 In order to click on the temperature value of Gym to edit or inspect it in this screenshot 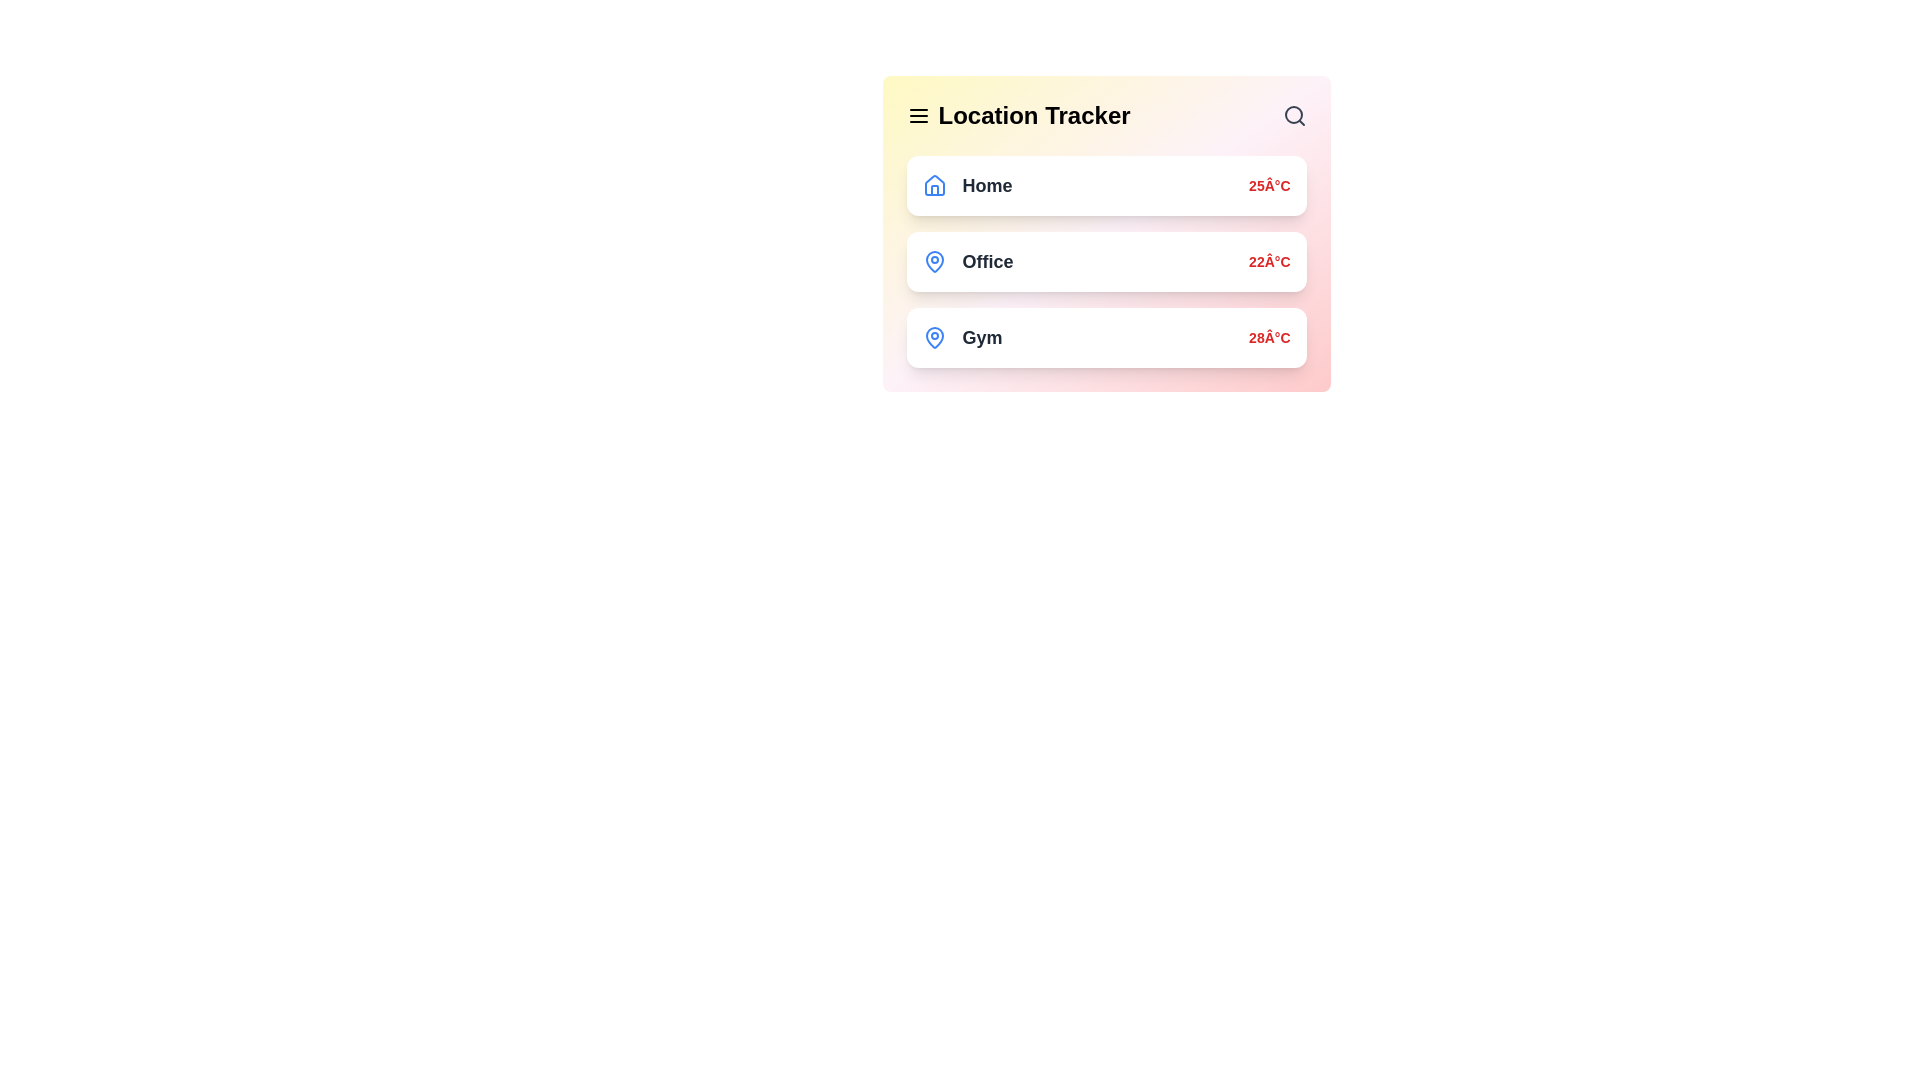, I will do `click(1268, 337)`.